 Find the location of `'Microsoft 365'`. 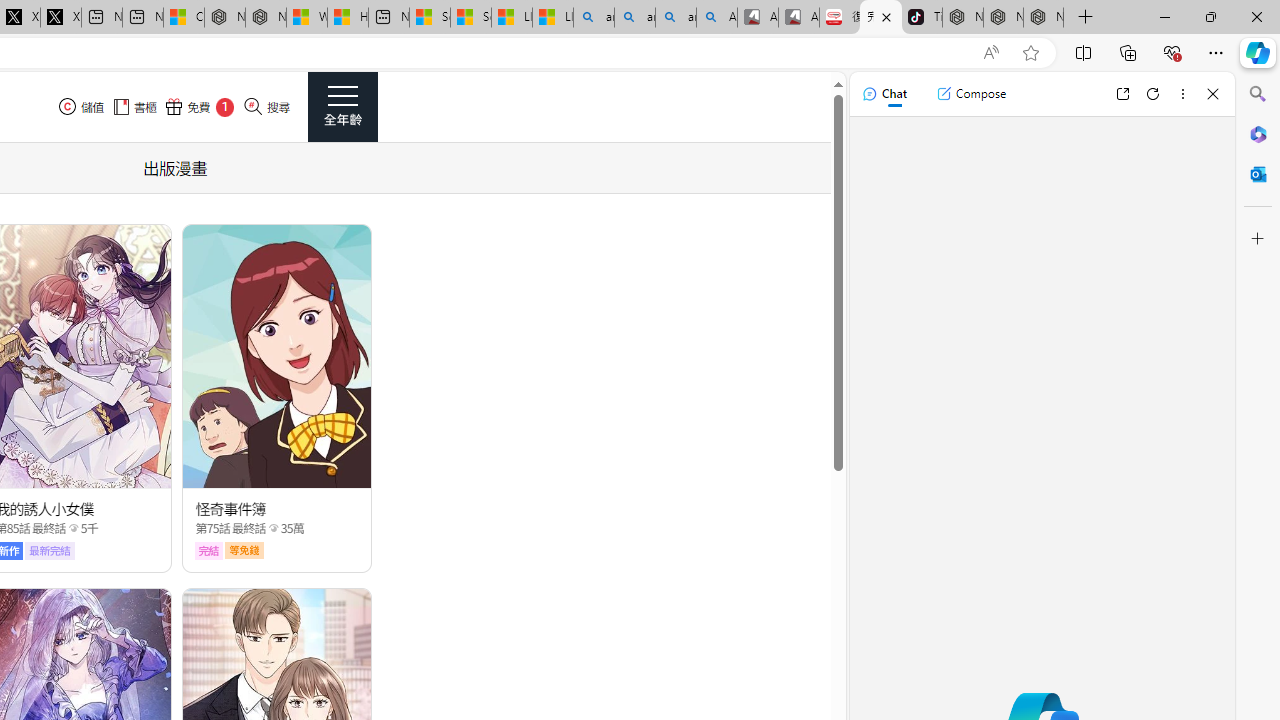

'Microsoft 365' is located at coordinates (1257, 133).